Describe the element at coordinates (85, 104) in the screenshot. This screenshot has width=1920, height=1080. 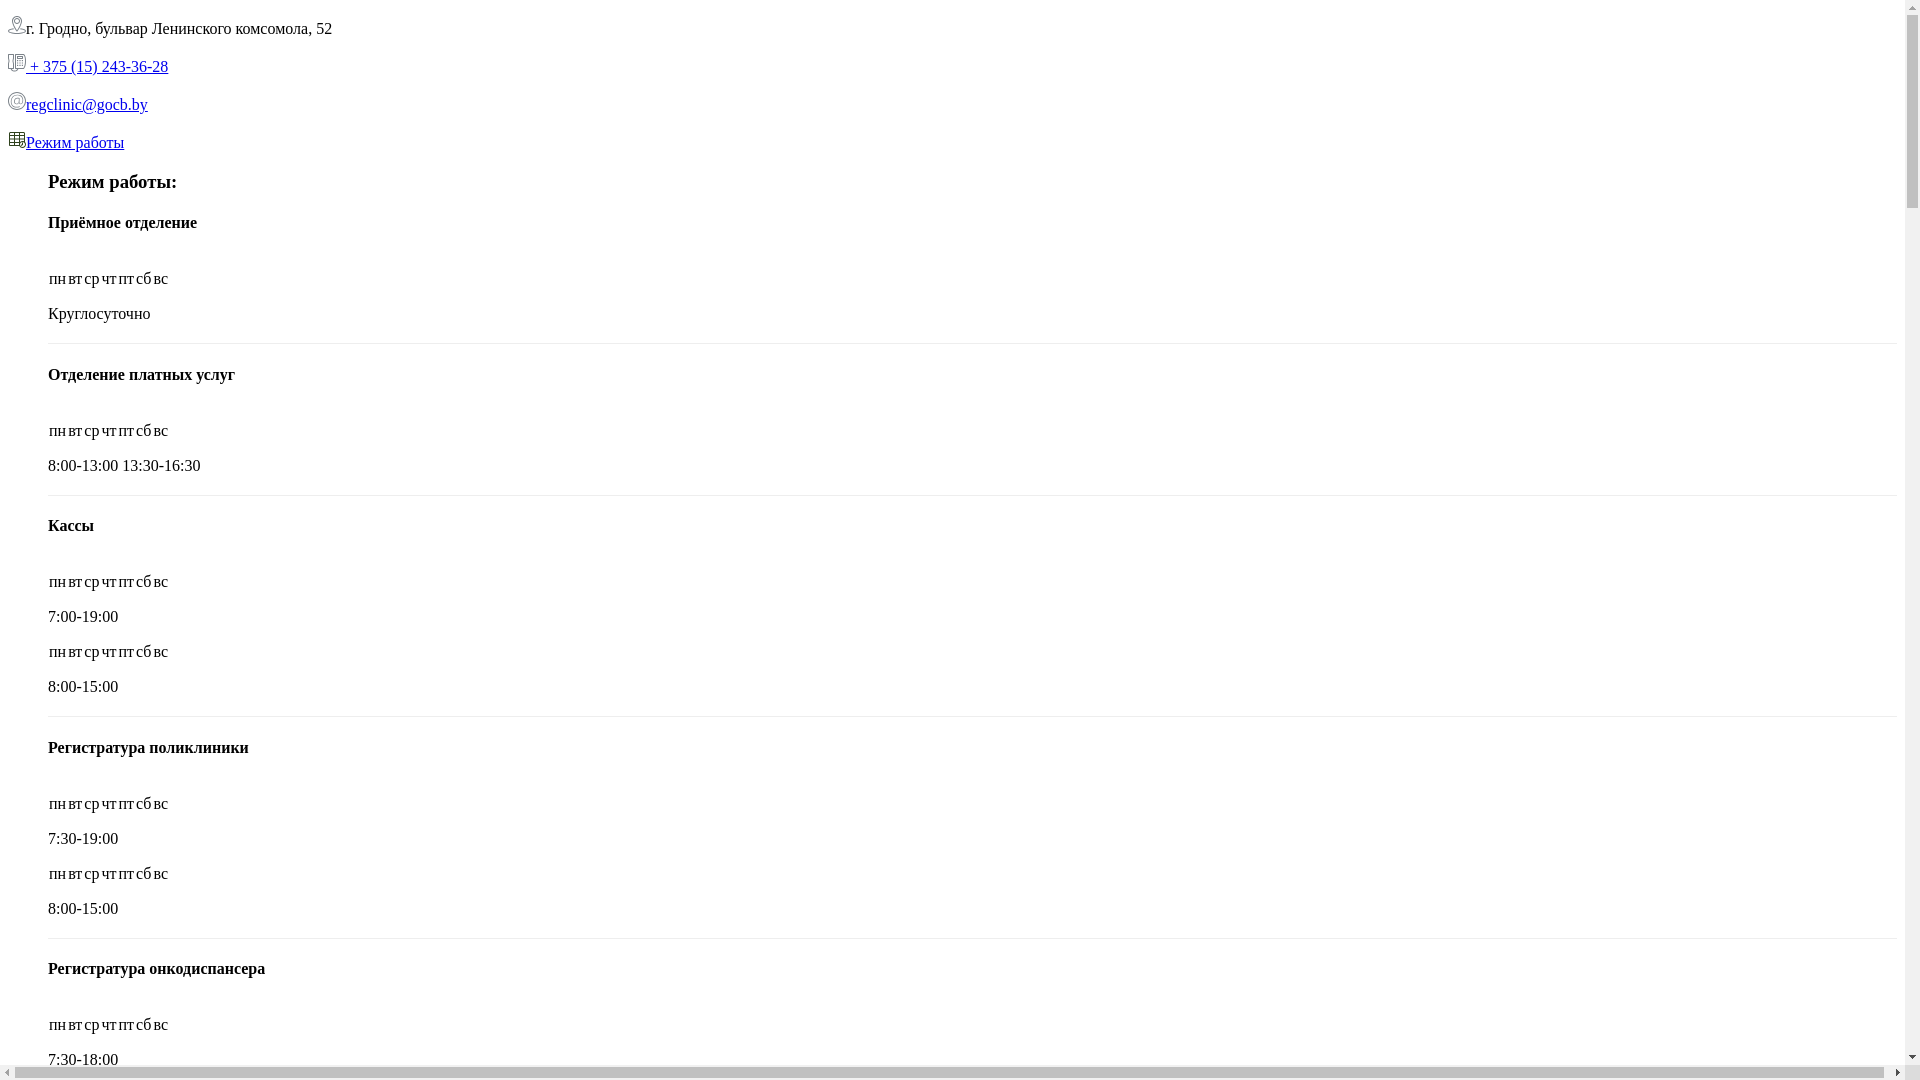
I see `'regclinic@gocb.by'` at that location.